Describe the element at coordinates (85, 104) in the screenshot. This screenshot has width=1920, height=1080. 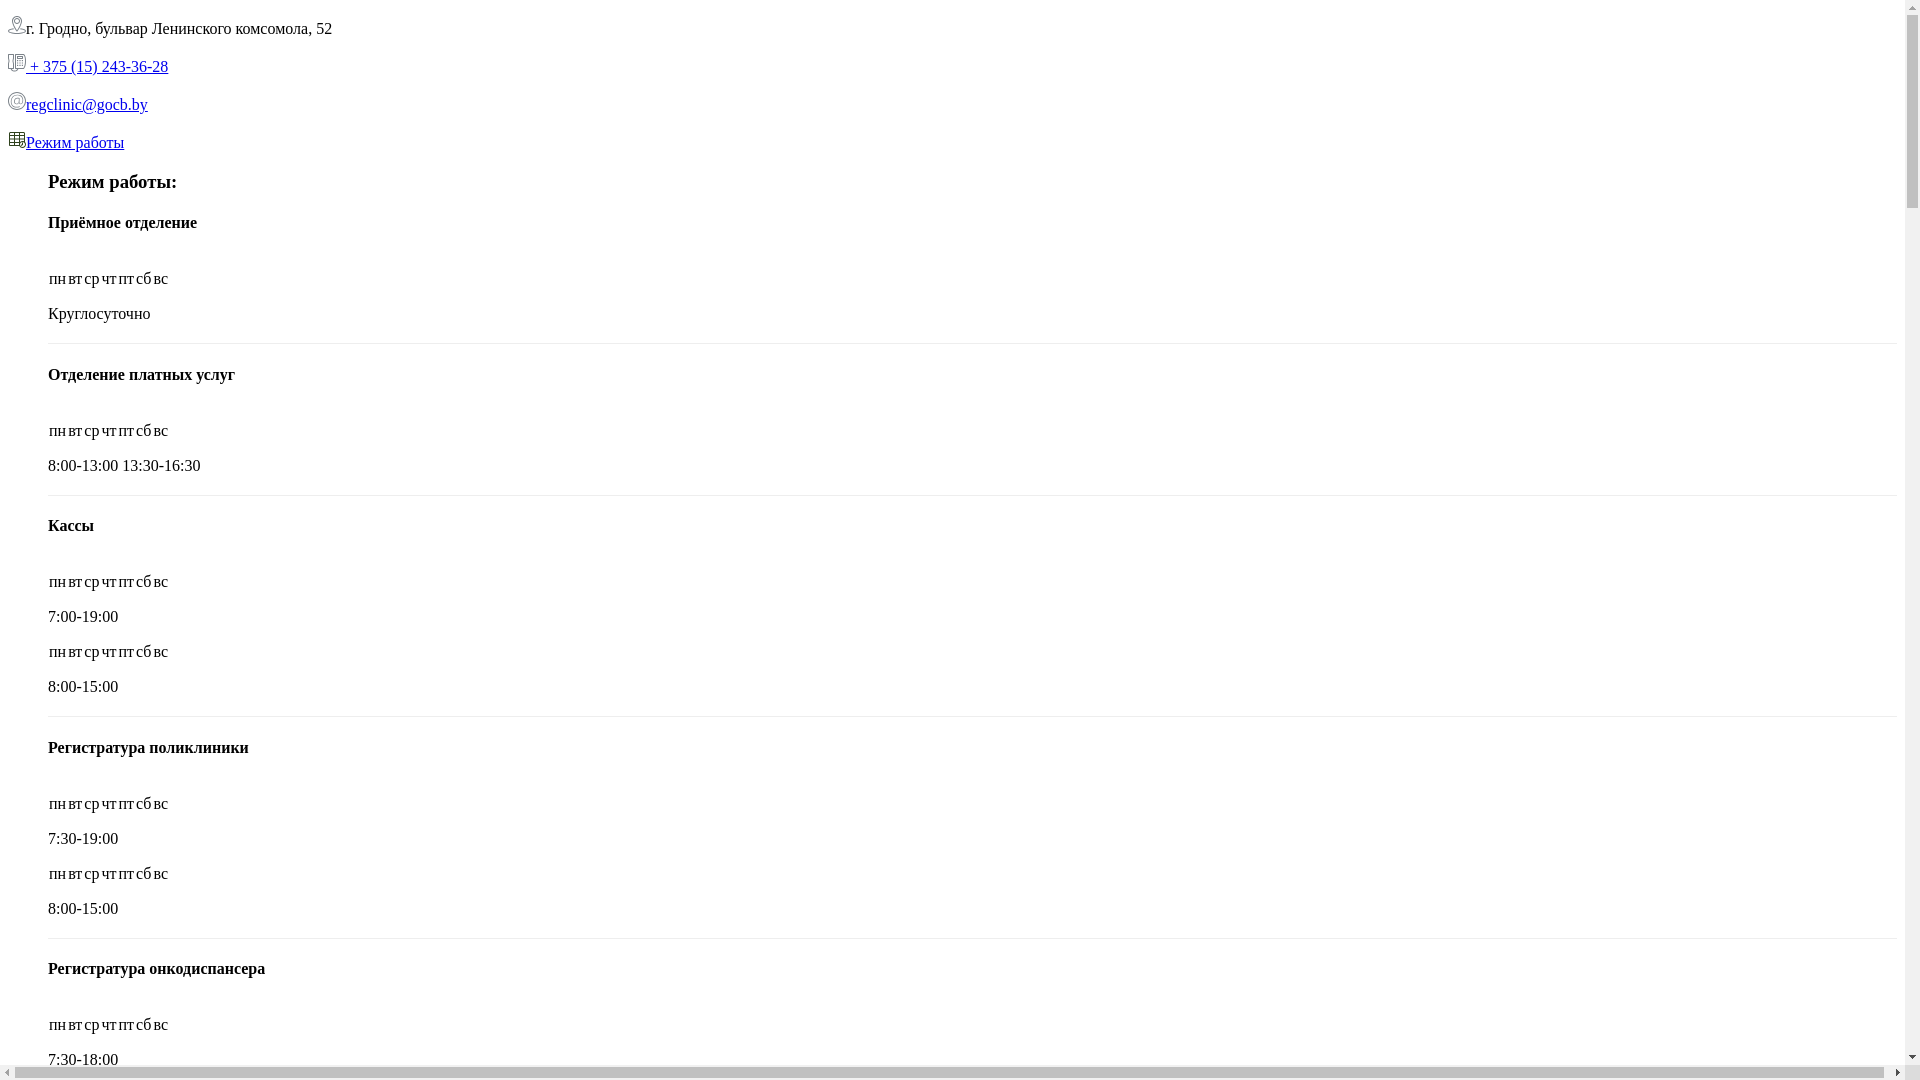
I see `'regclinic@gocb.by'` at that location.